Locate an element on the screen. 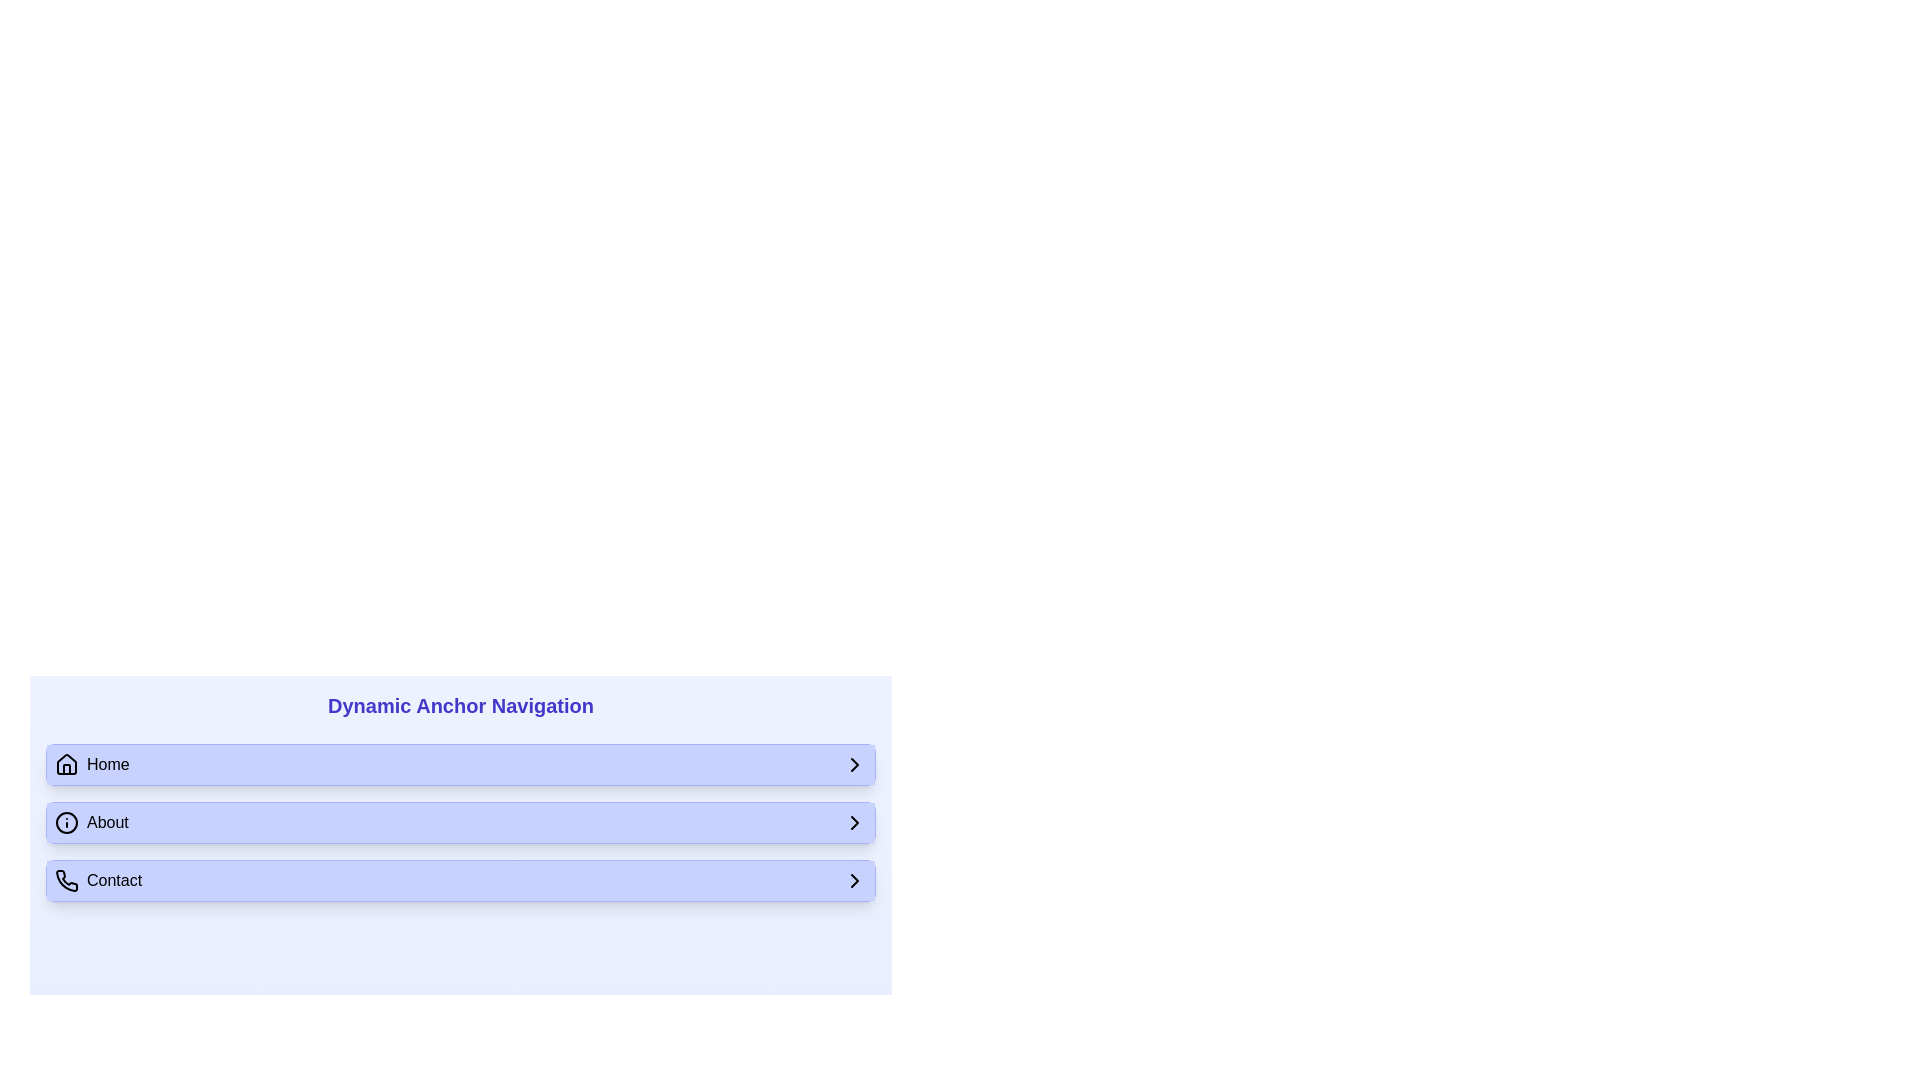 This screenshot has width=1920, height=1080. the 'Contact' navigation button, which is the third item in a vertical stack of navigation buttons, to trigger the hover effect is located at coordinates (459, 879).